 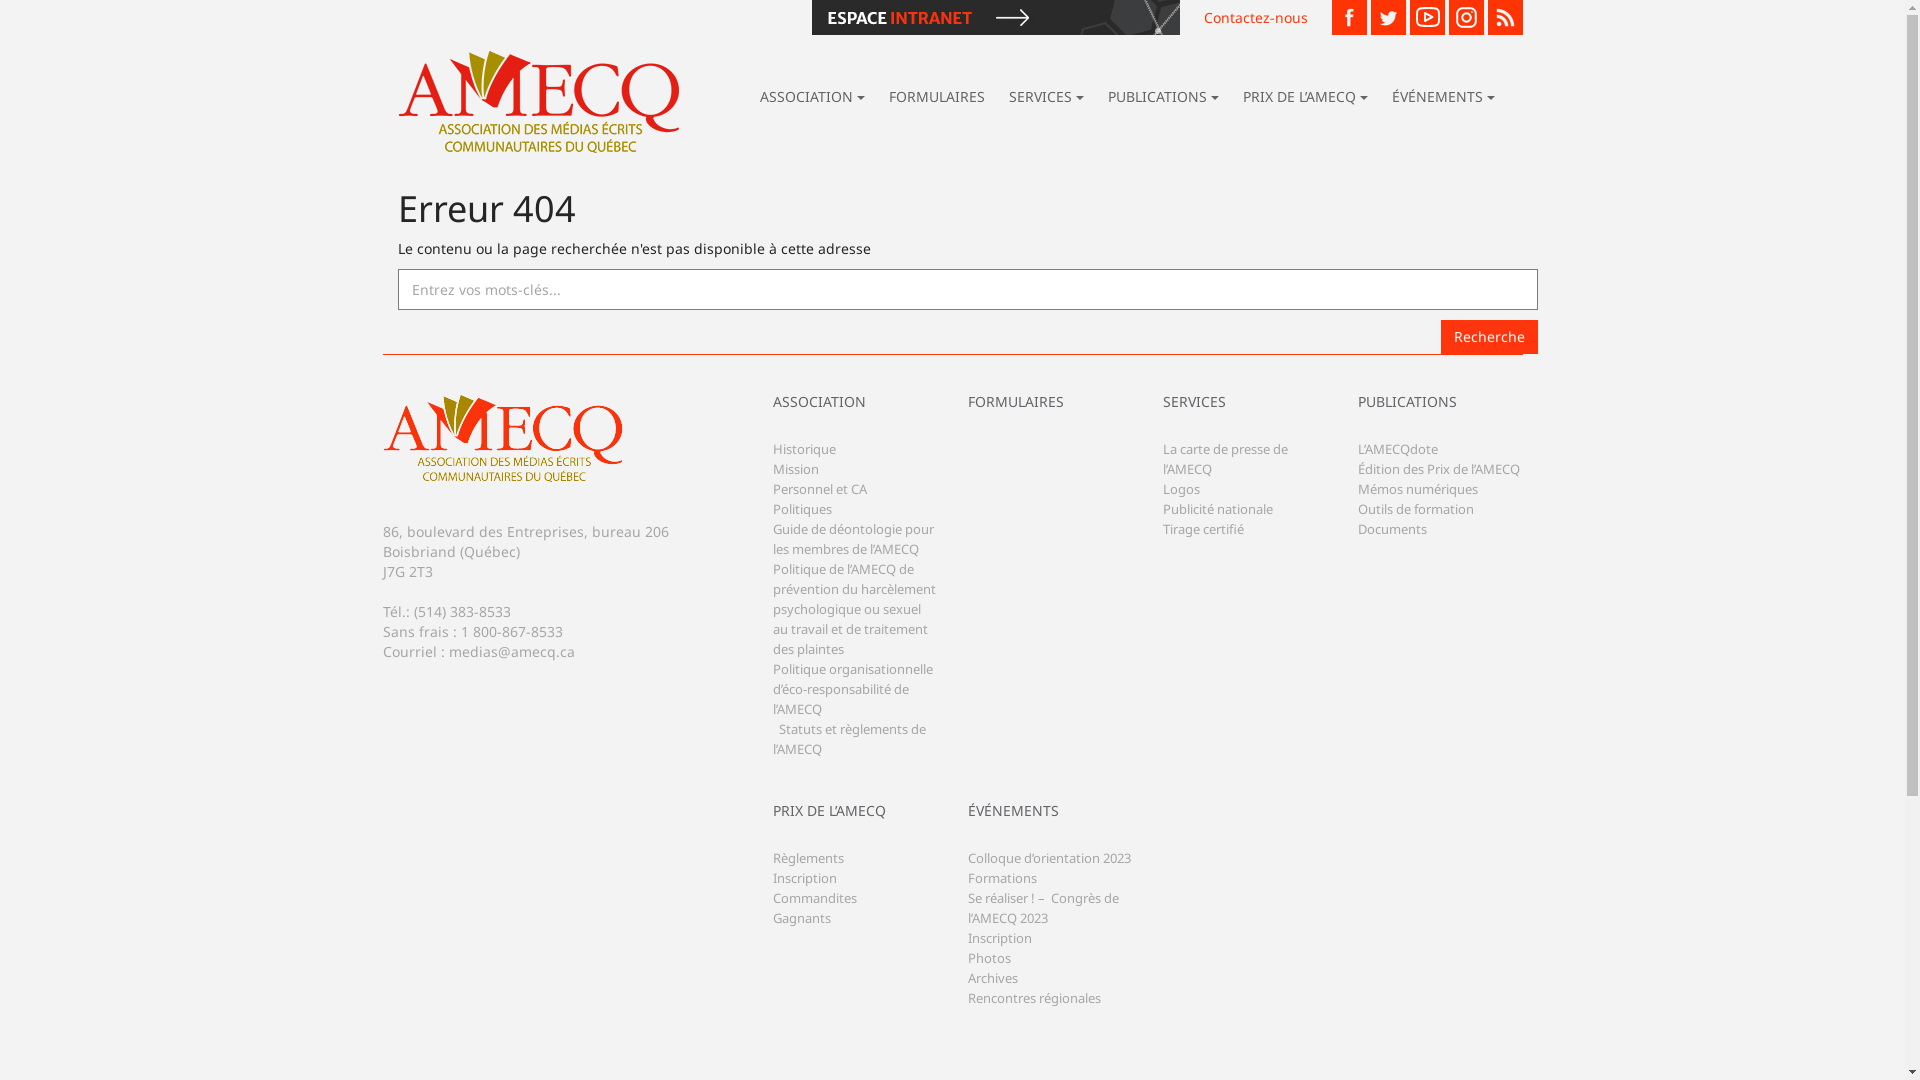 I want to click on 'Recherche', so click(x=1440, y=335).